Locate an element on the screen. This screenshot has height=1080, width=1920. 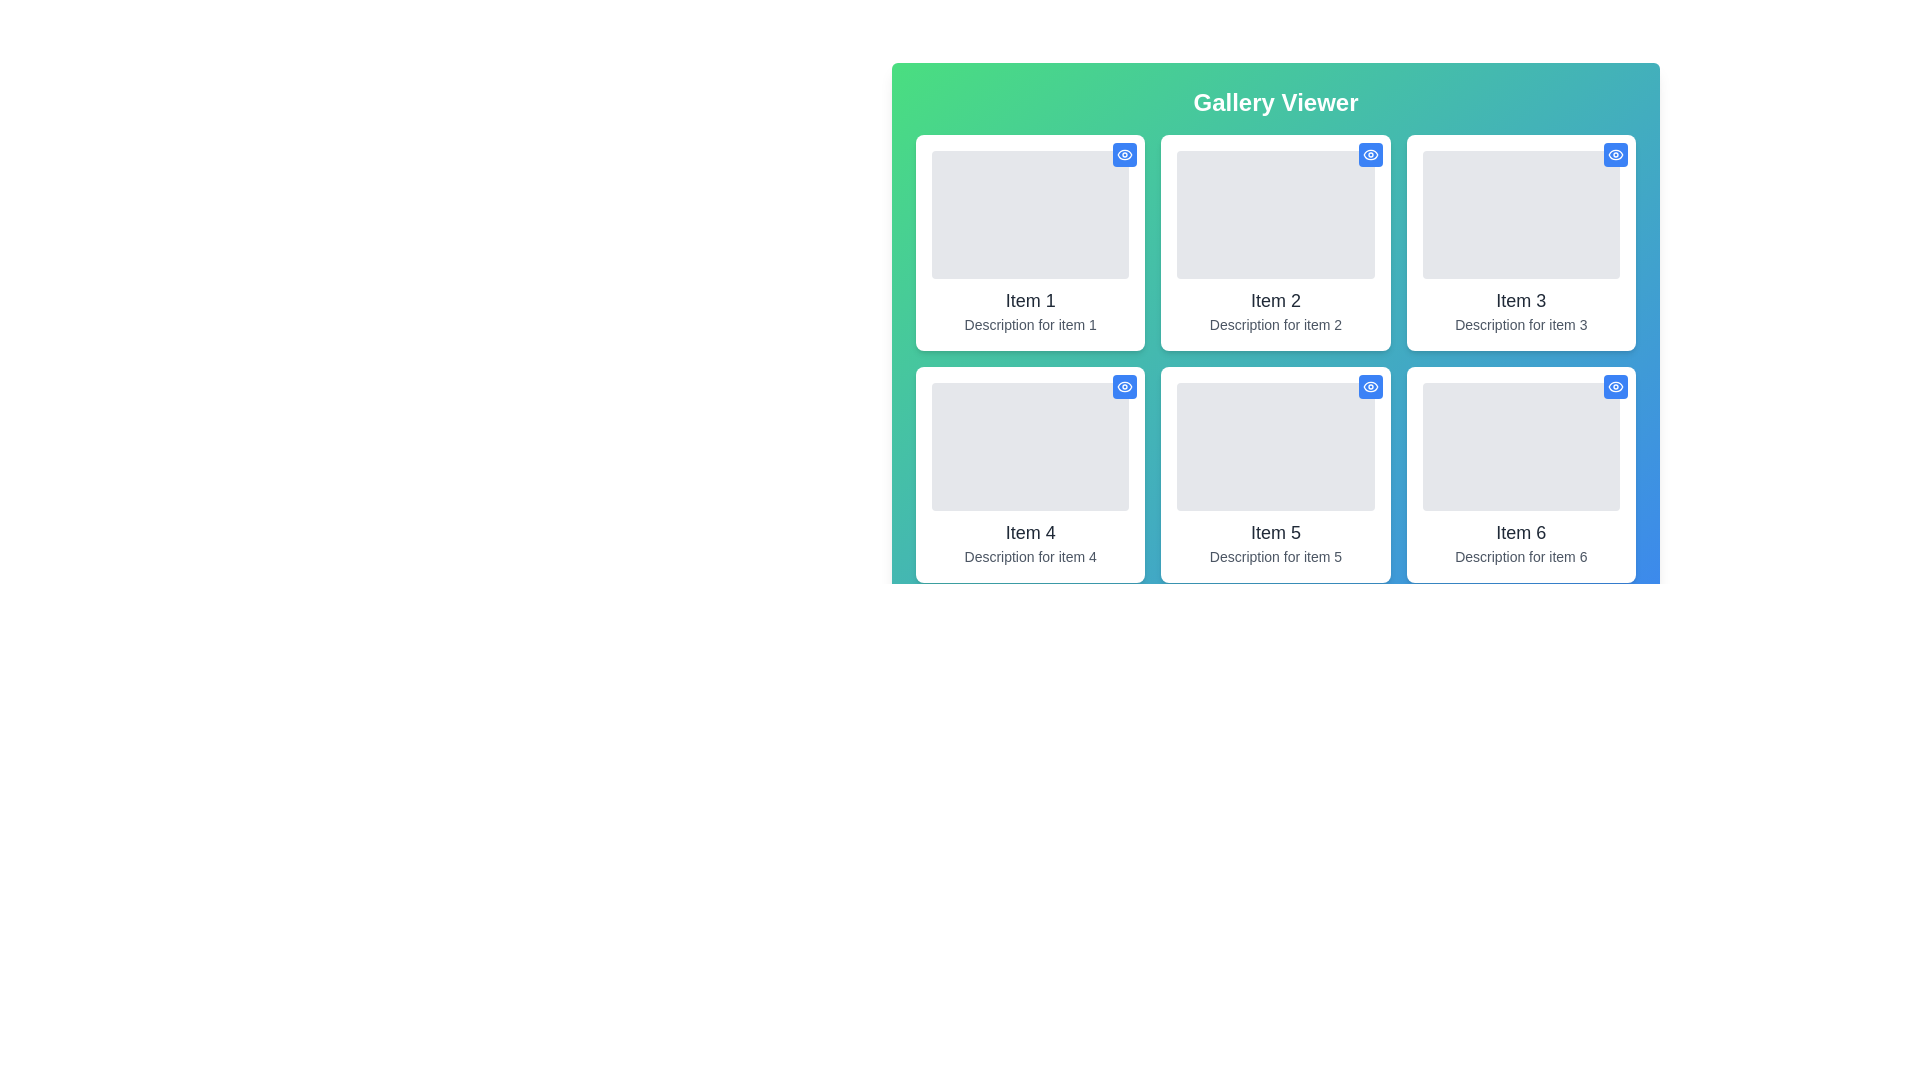
text displayed in the text label that shows 'Item 2', located in the second row and second column of the grid layout, below the image placeholder and above the description text is located at coordinates (1275, 300).